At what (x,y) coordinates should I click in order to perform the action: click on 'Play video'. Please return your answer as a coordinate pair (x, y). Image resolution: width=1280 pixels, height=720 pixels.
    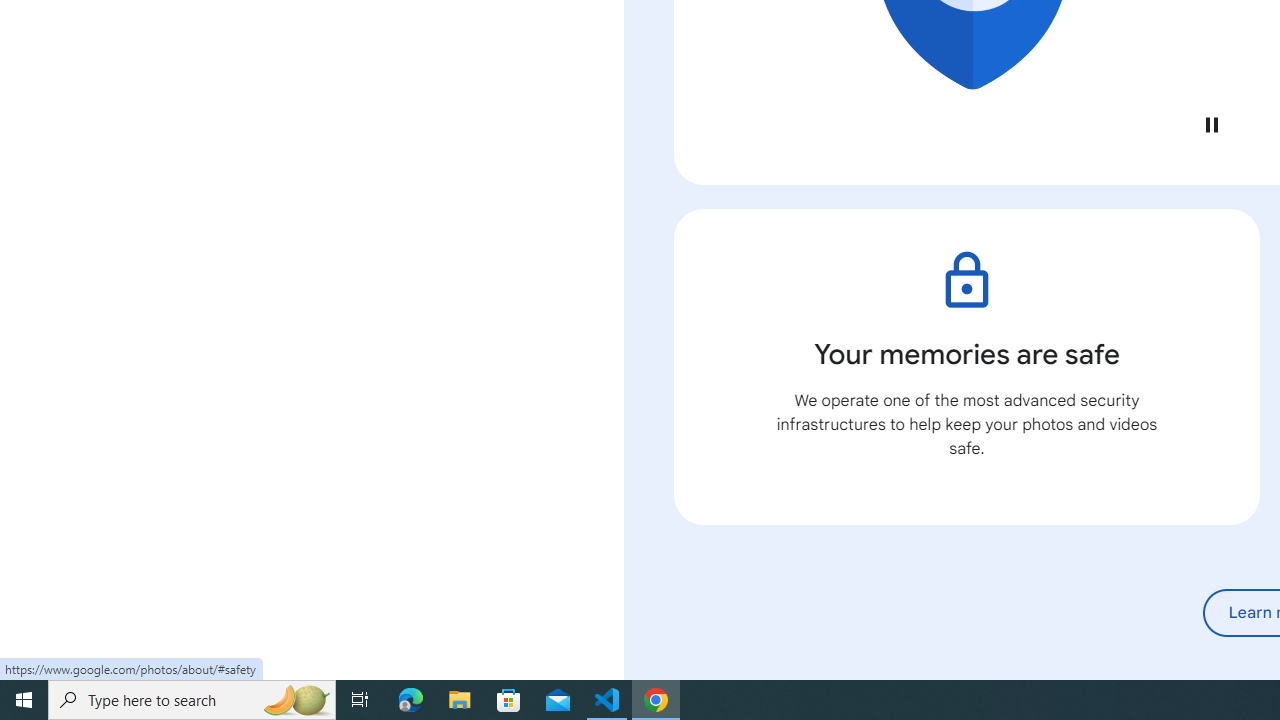
    Looking at the image, I should click on (1210, 124).